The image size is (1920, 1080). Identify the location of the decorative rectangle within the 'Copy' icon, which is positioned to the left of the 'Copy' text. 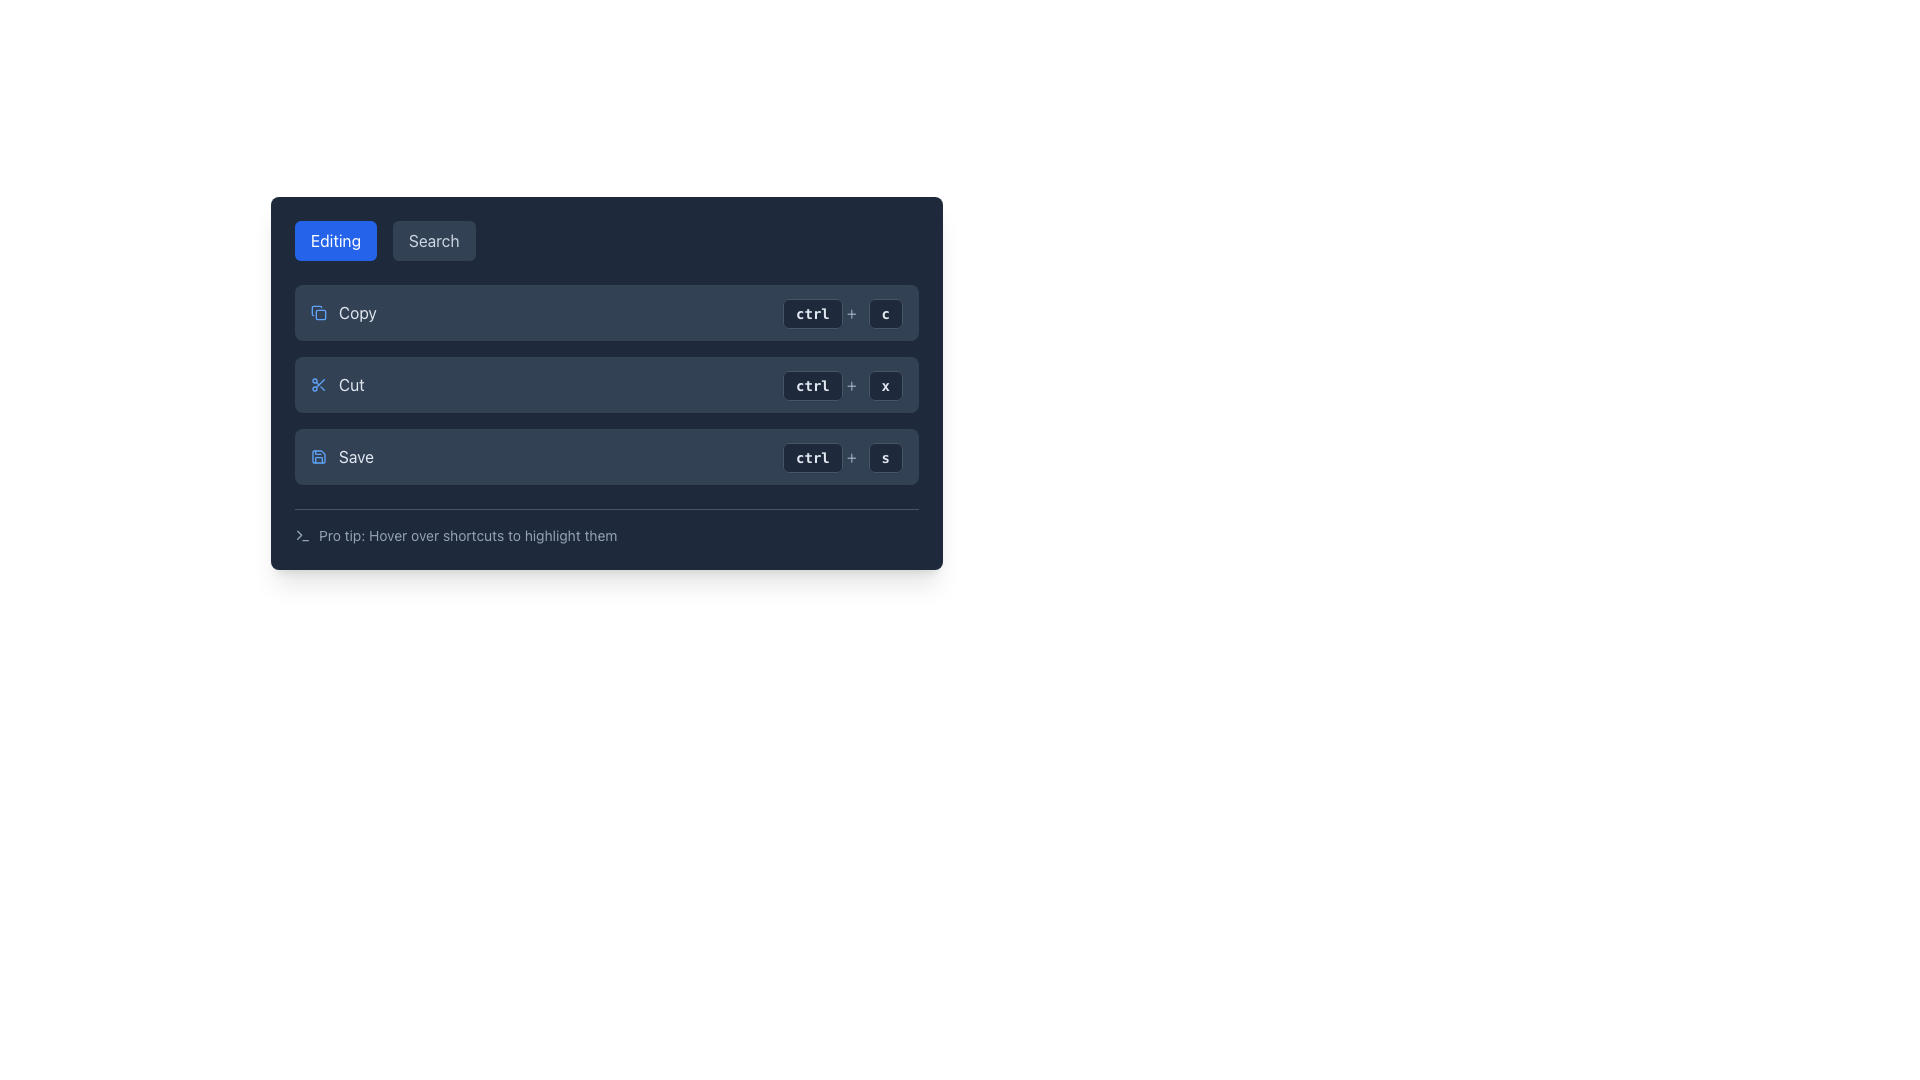
(321, 315).